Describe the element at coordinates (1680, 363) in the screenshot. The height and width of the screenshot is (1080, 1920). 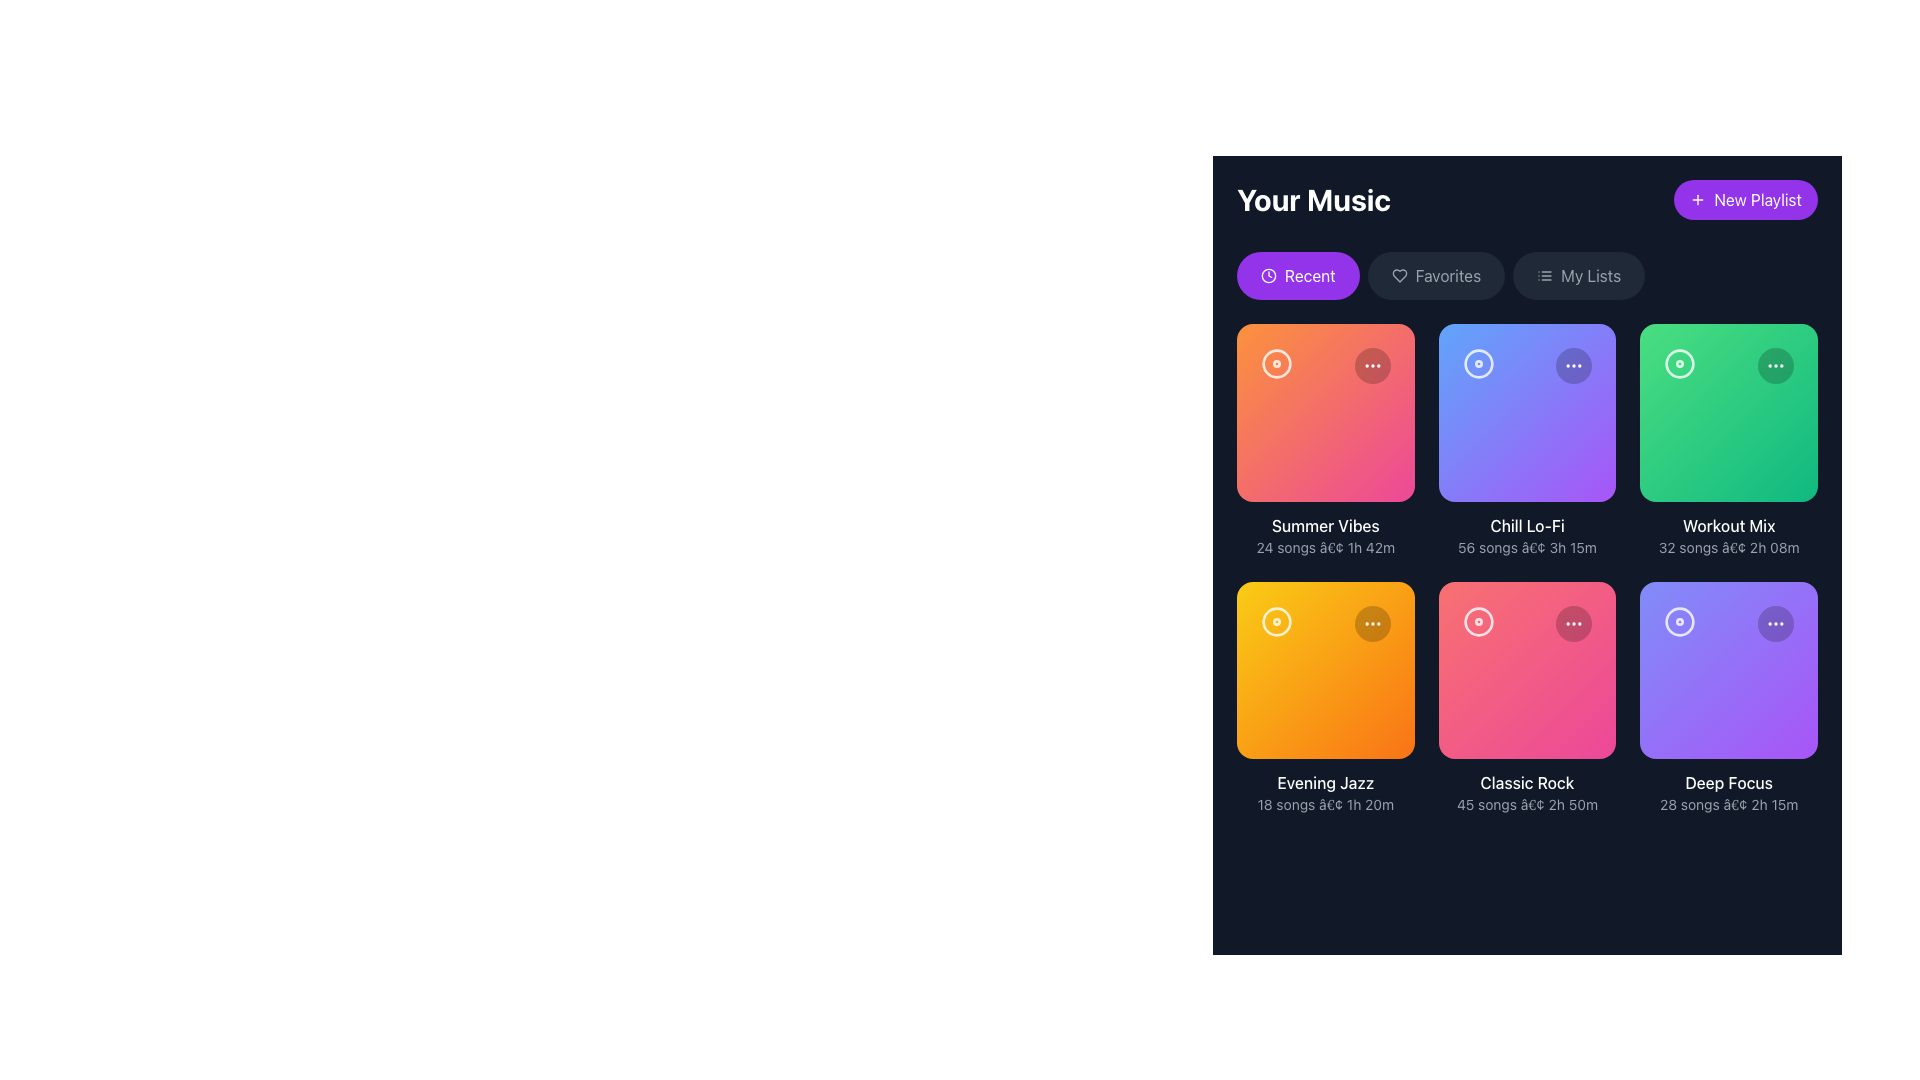
I see `the indicator icon representing the state or information about the 'Workout Mix' playlist located in the top-left quadrant of the card` at that location.